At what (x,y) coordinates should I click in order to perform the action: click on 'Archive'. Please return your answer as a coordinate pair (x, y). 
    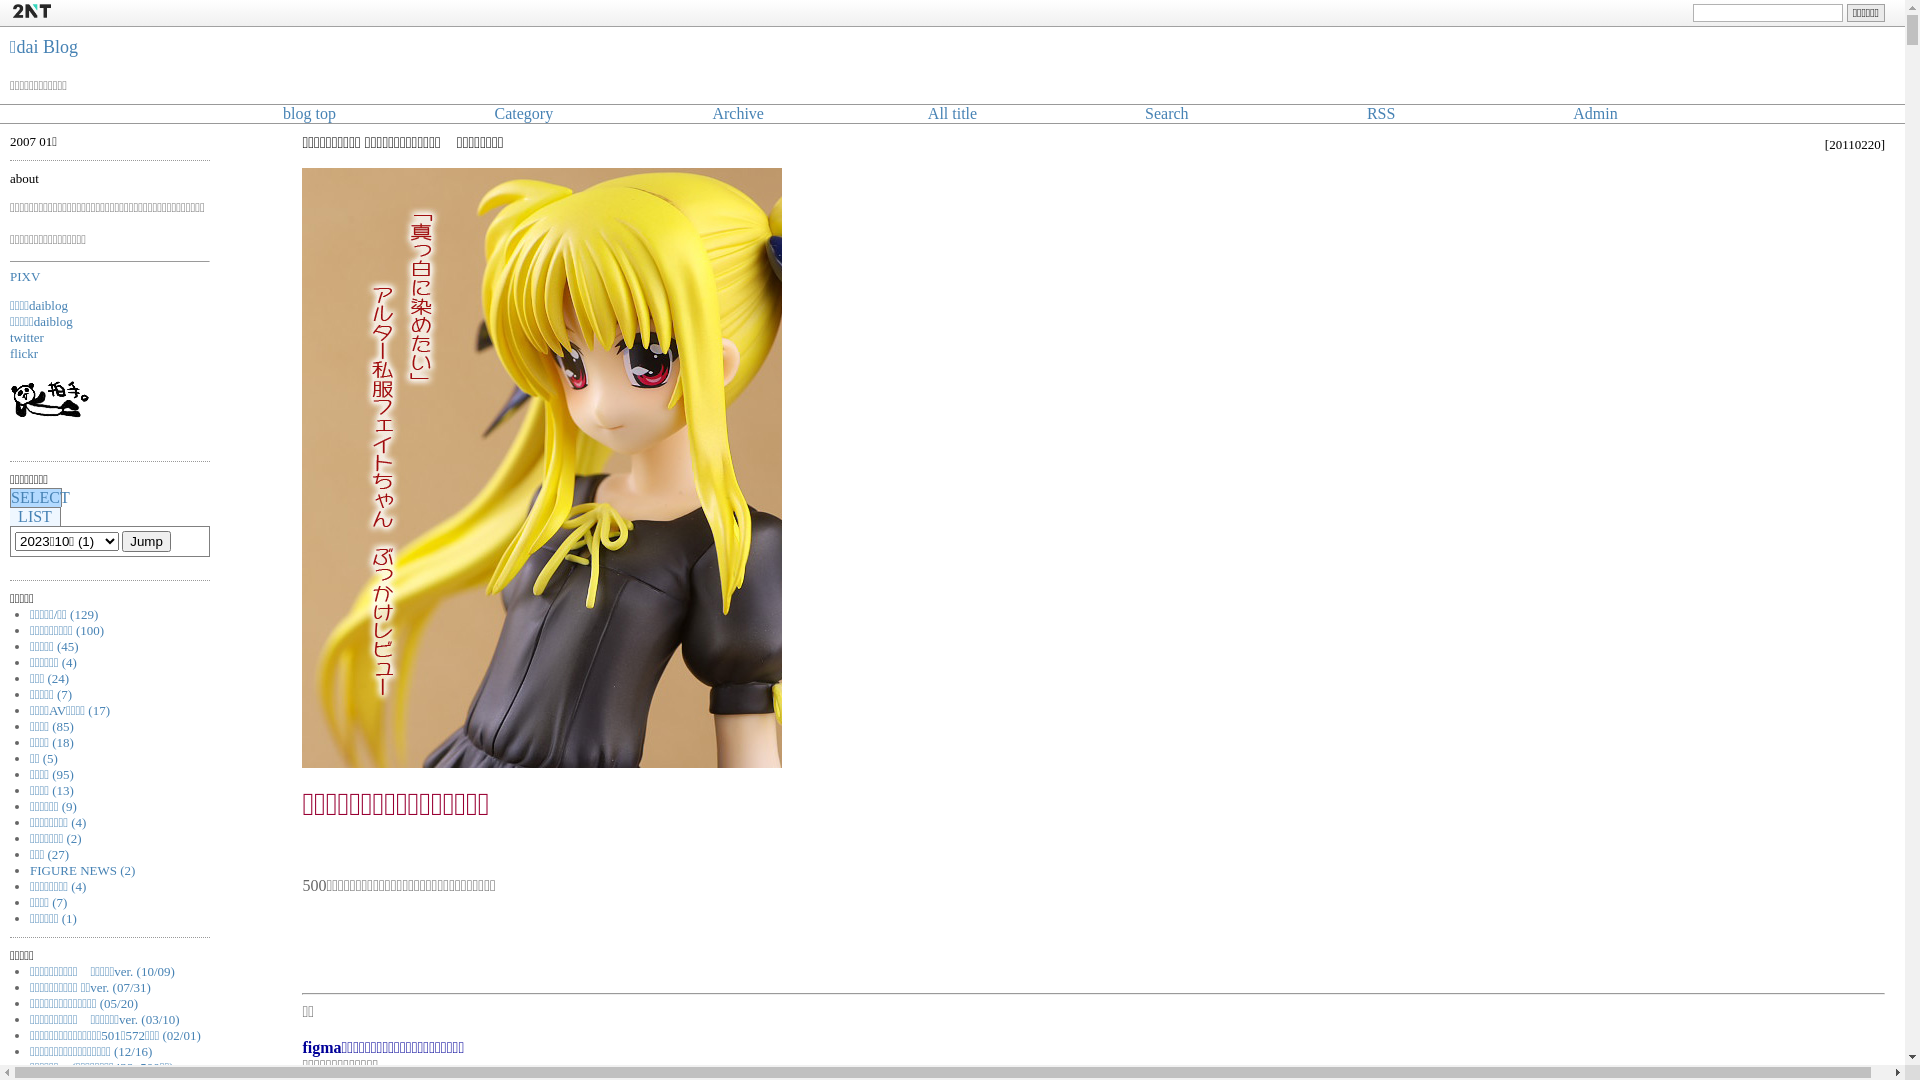
    Looking at the image, I should click on (711, 113).